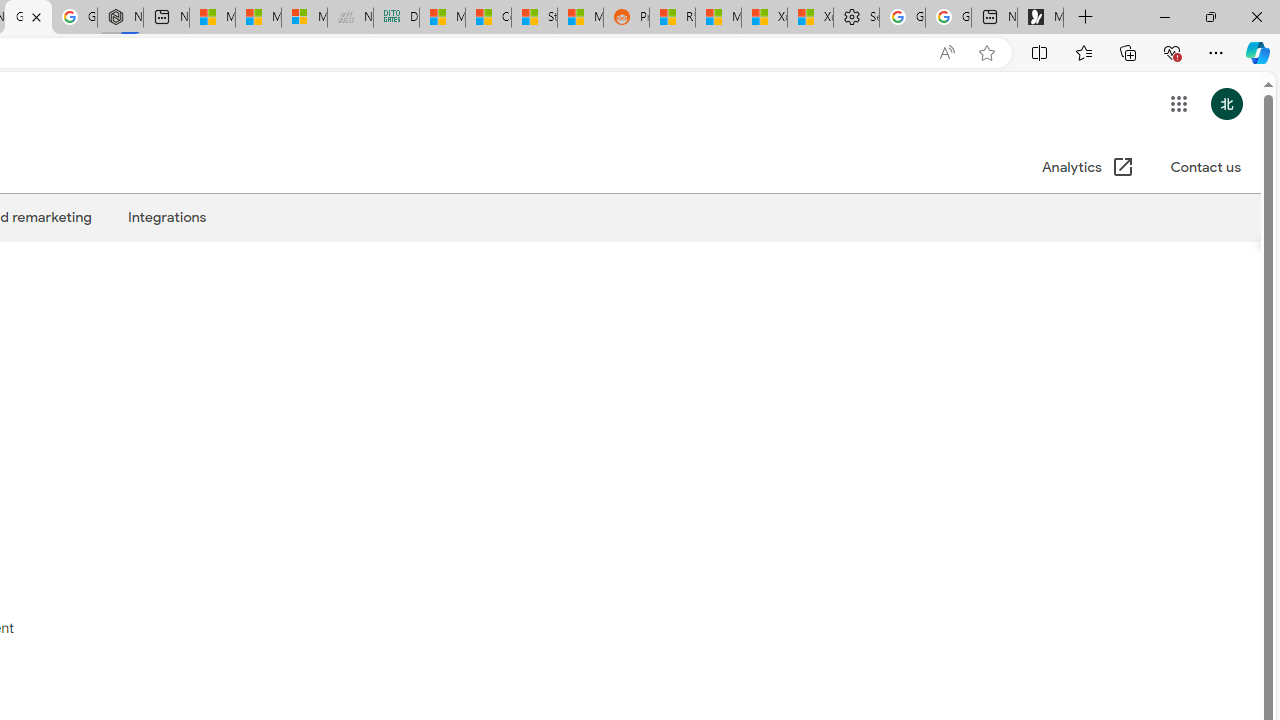  I want to click on 'Google apps', so click(1178, 104).